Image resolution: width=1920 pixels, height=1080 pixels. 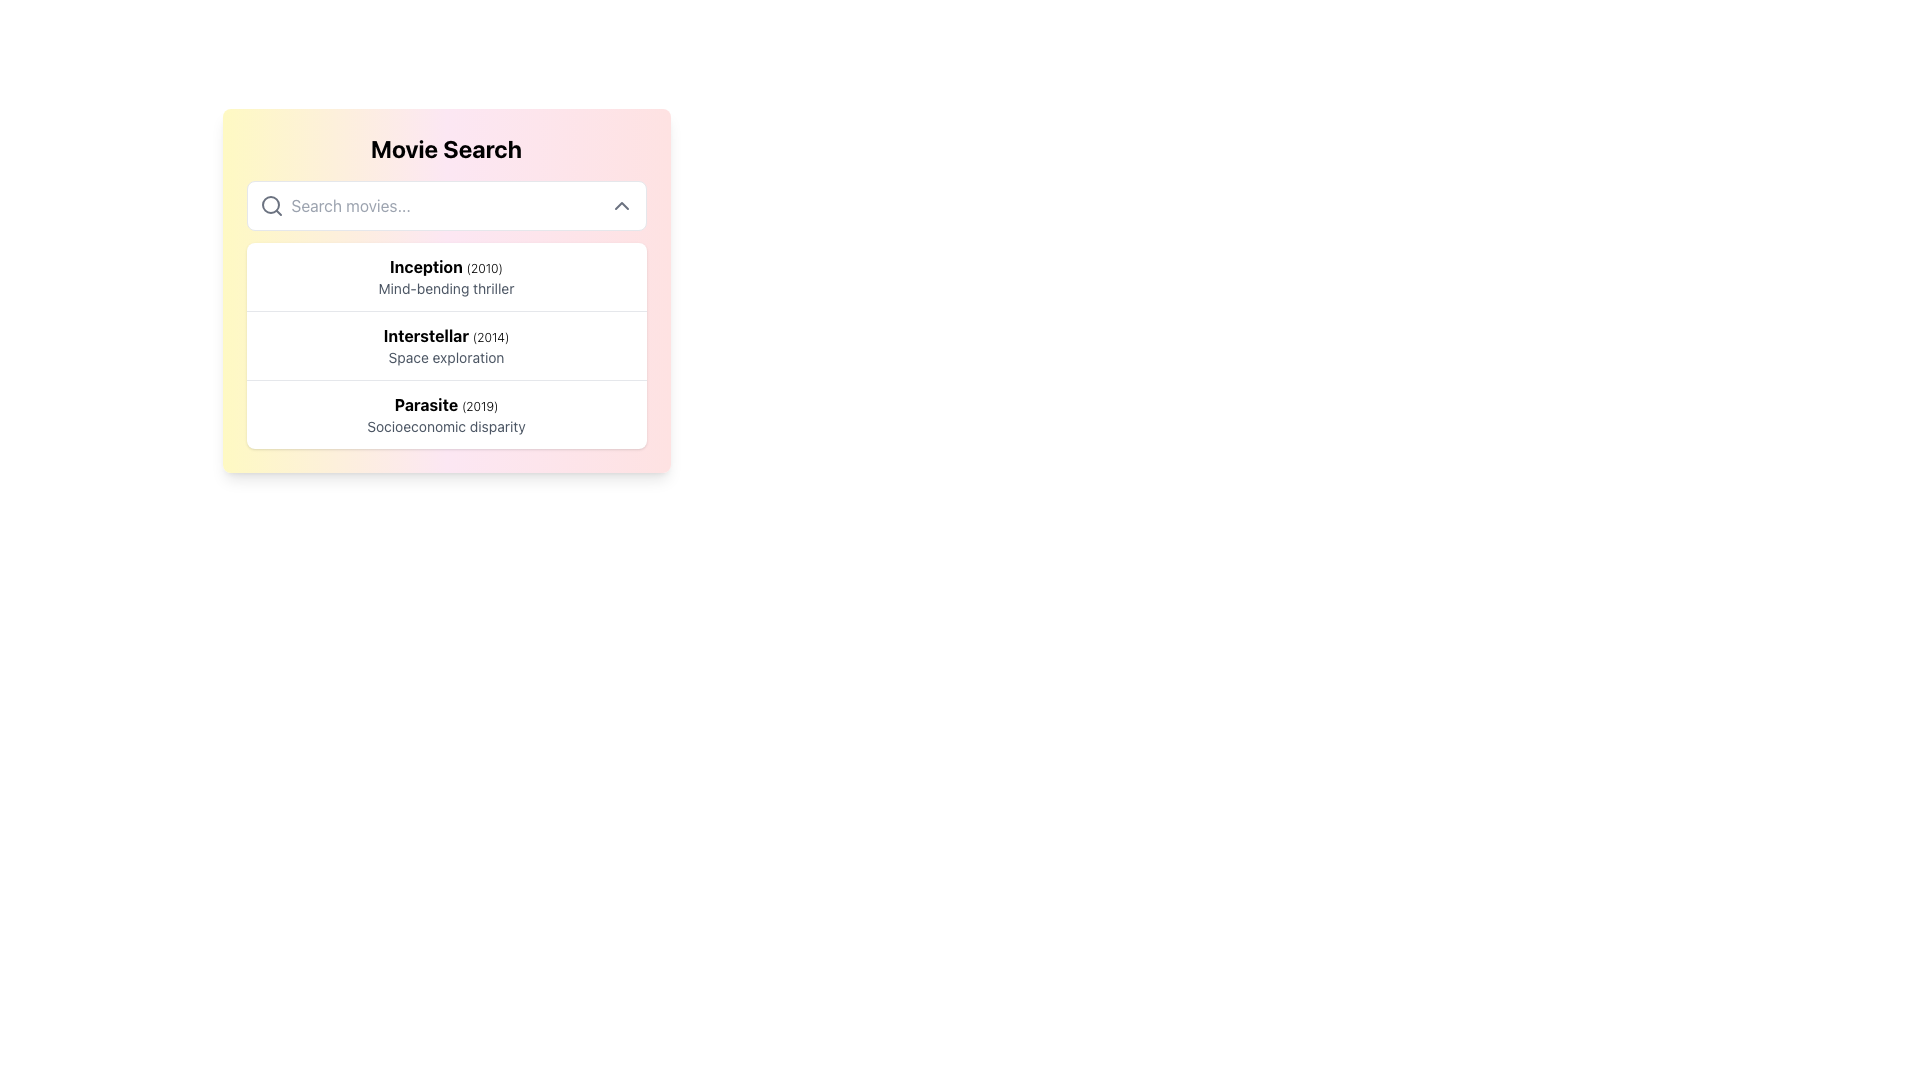 I want to click on the icon button located at the far right of the search bar, so click(x=620, y=205).